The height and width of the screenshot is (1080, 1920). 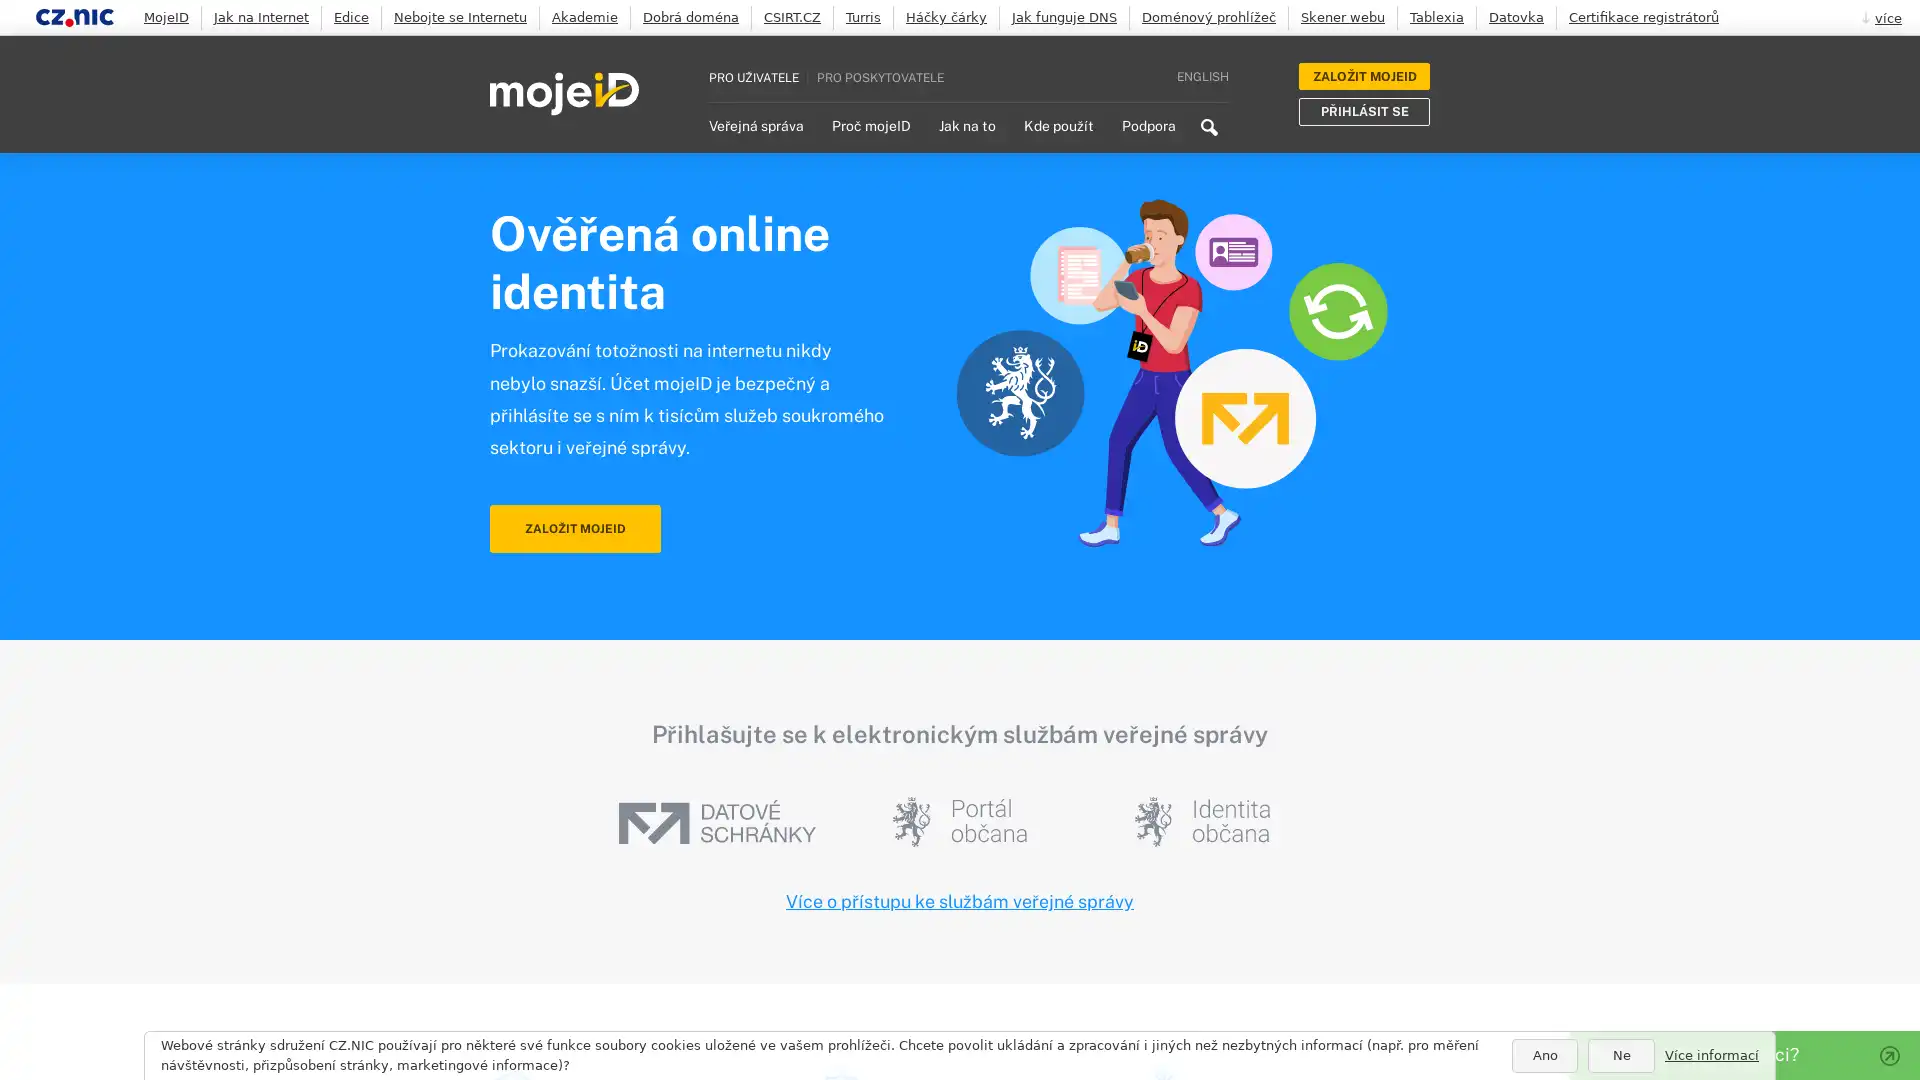 I want to click on Ano, so click(x=1543, y=1055).